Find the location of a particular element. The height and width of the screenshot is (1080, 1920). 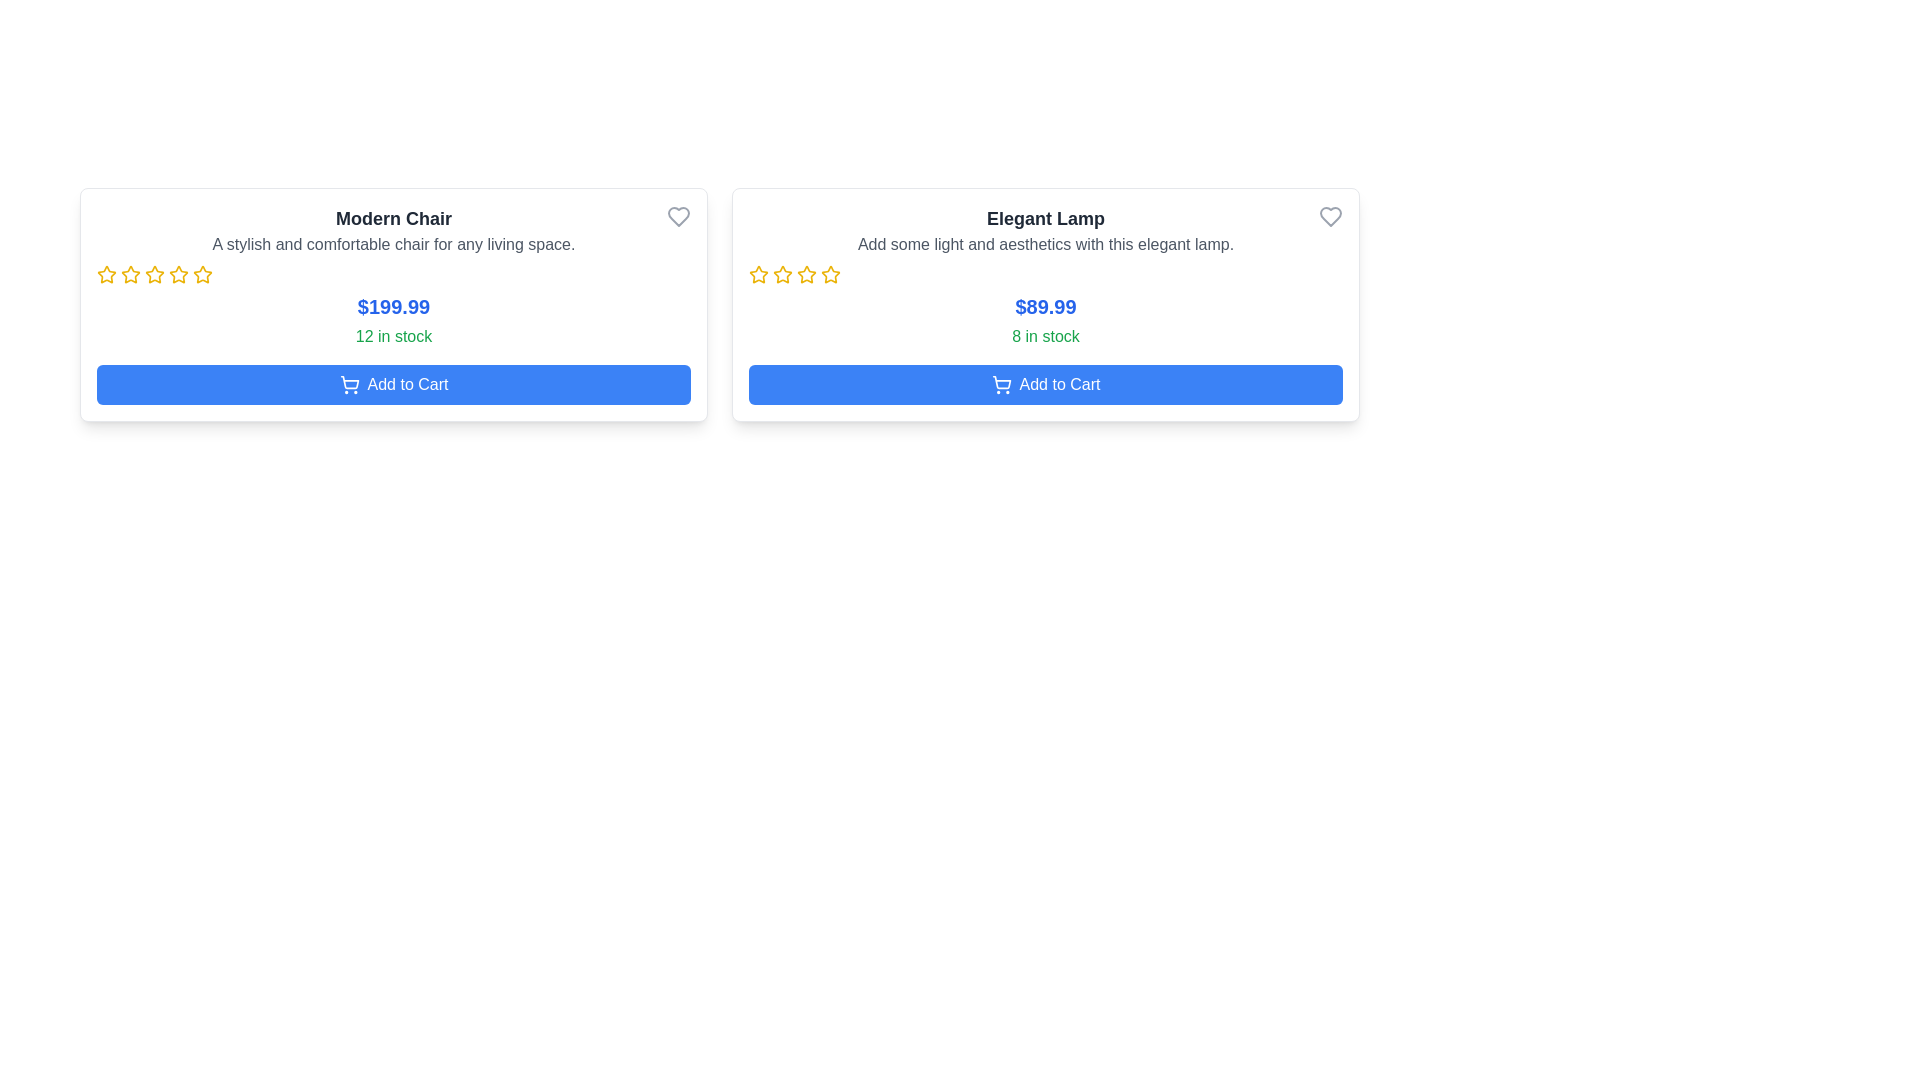

the second star icon in the rating component below the 'Modern Chair' text is located at coordinates (202, 274).